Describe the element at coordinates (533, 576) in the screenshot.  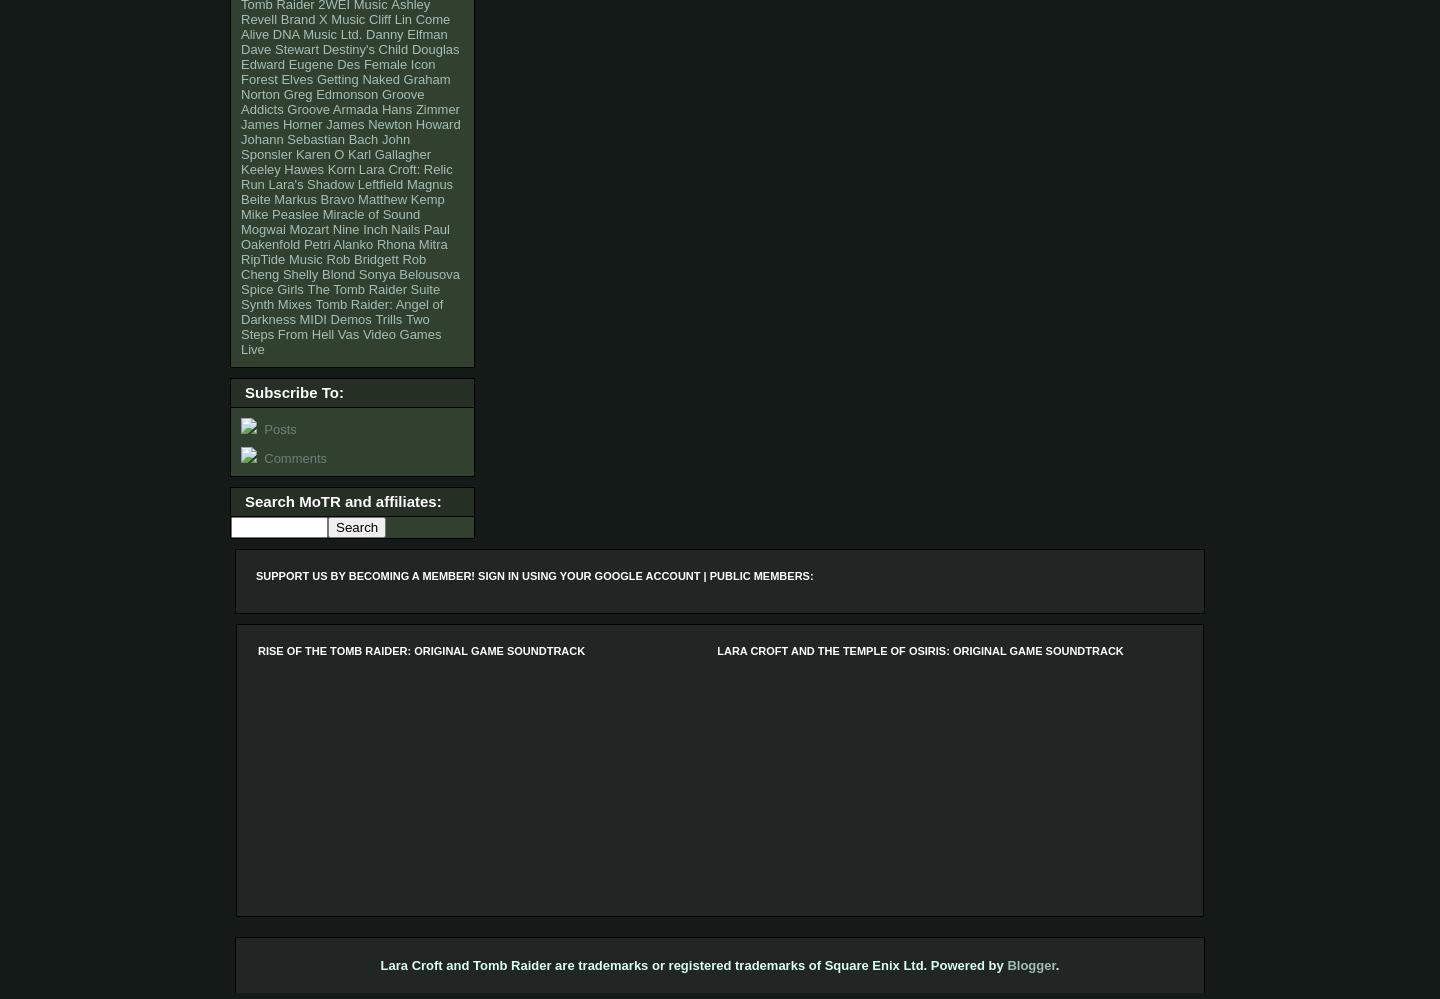
I see `'Support us by becoming a member! Sign in using your Google account   |   Public Members:'` at that location.